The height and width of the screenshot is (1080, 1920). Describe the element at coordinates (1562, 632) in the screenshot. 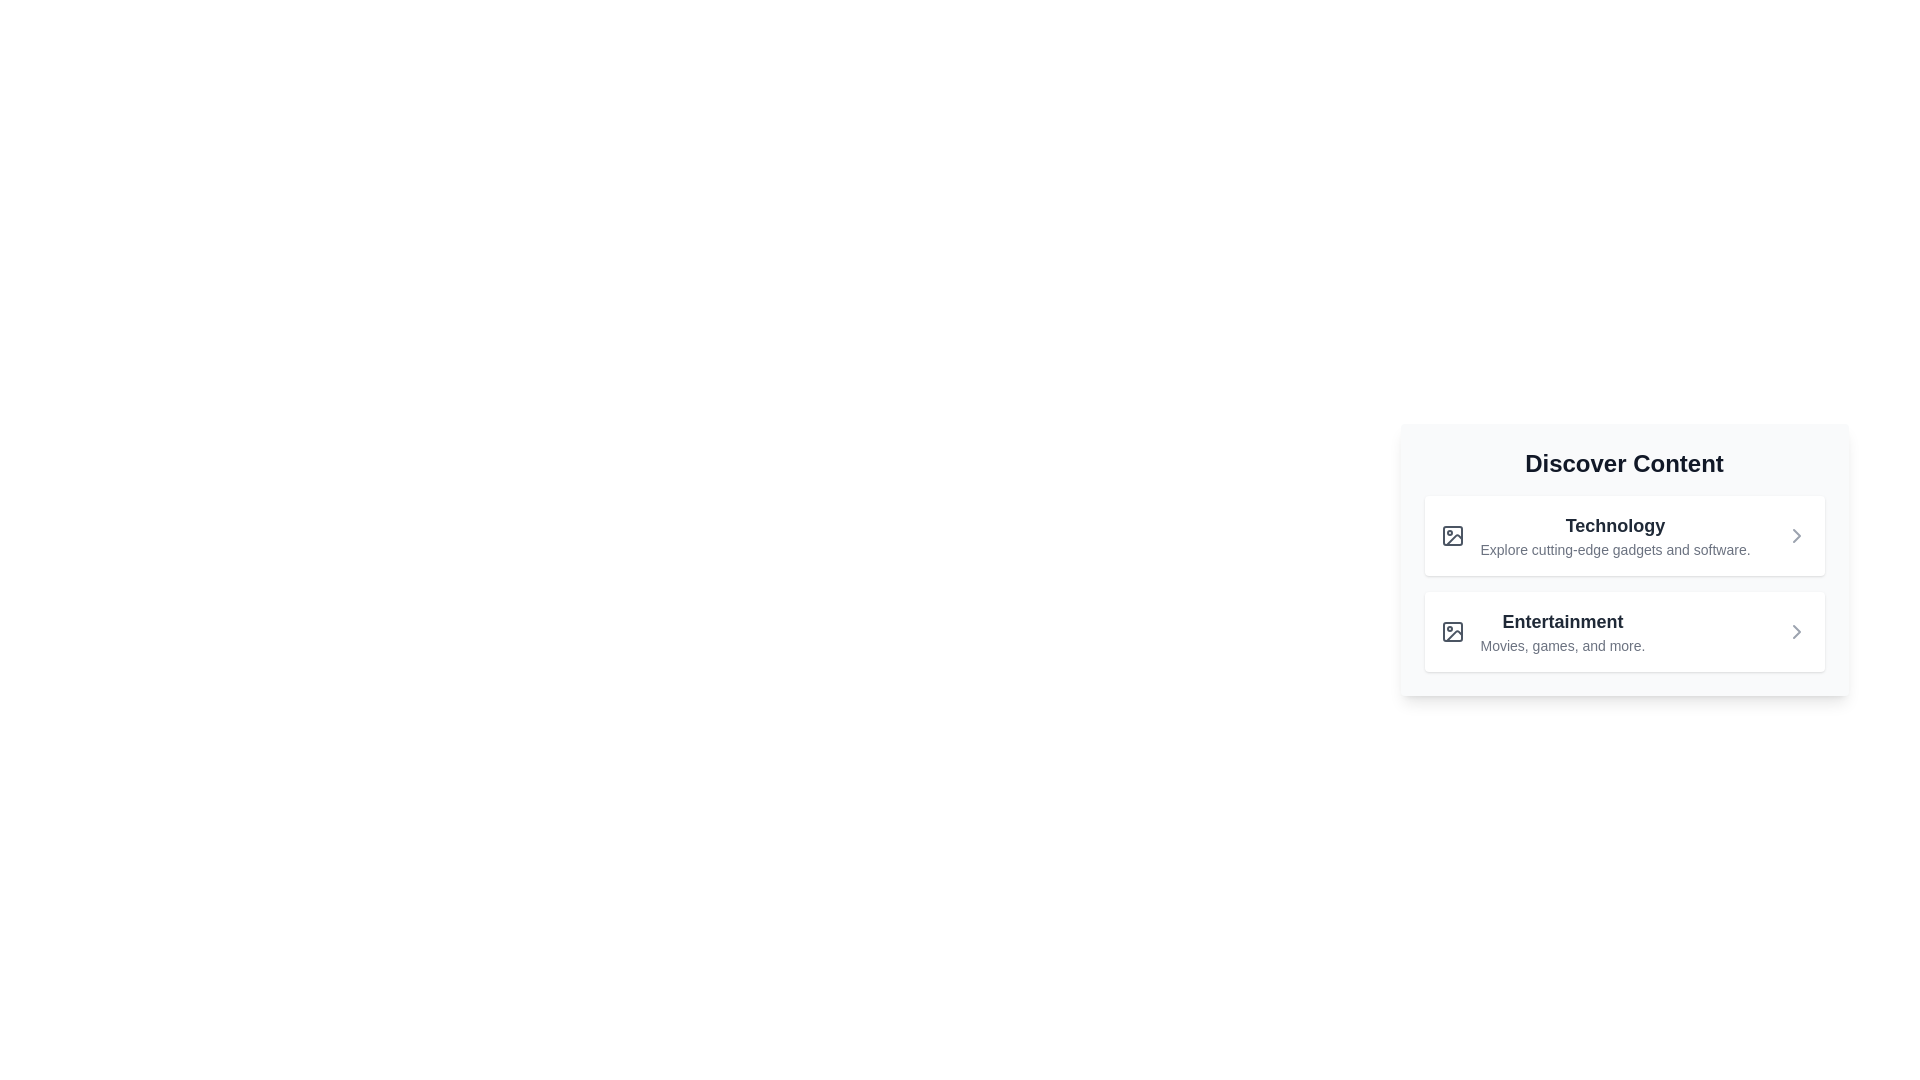

I see `the 'Entertainment' text heading card, which is the second card in a vertical stack` at that location.